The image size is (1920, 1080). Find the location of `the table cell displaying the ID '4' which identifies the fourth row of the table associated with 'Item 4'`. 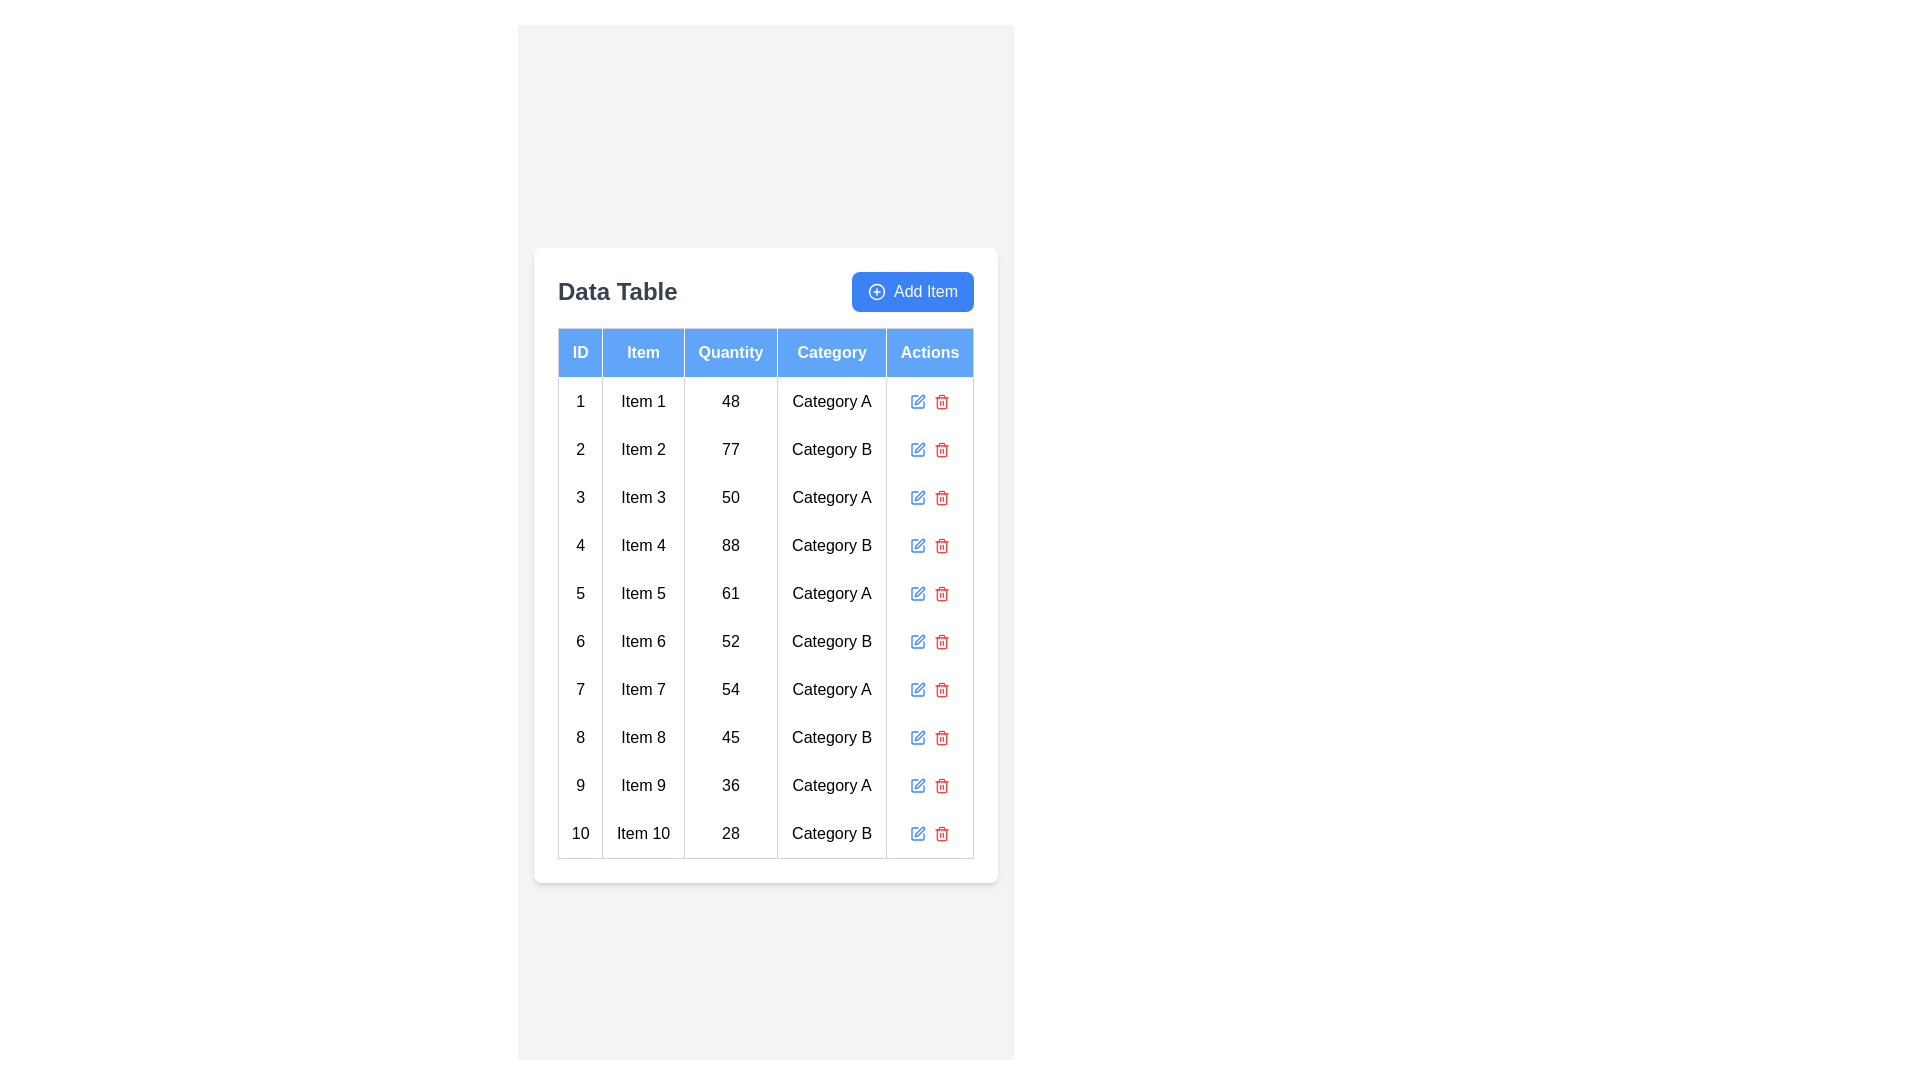

the table cell displaying the ID '4' which identifies the fourth row of the table associated with 'Item 4' is located at coordinates (579, 545).